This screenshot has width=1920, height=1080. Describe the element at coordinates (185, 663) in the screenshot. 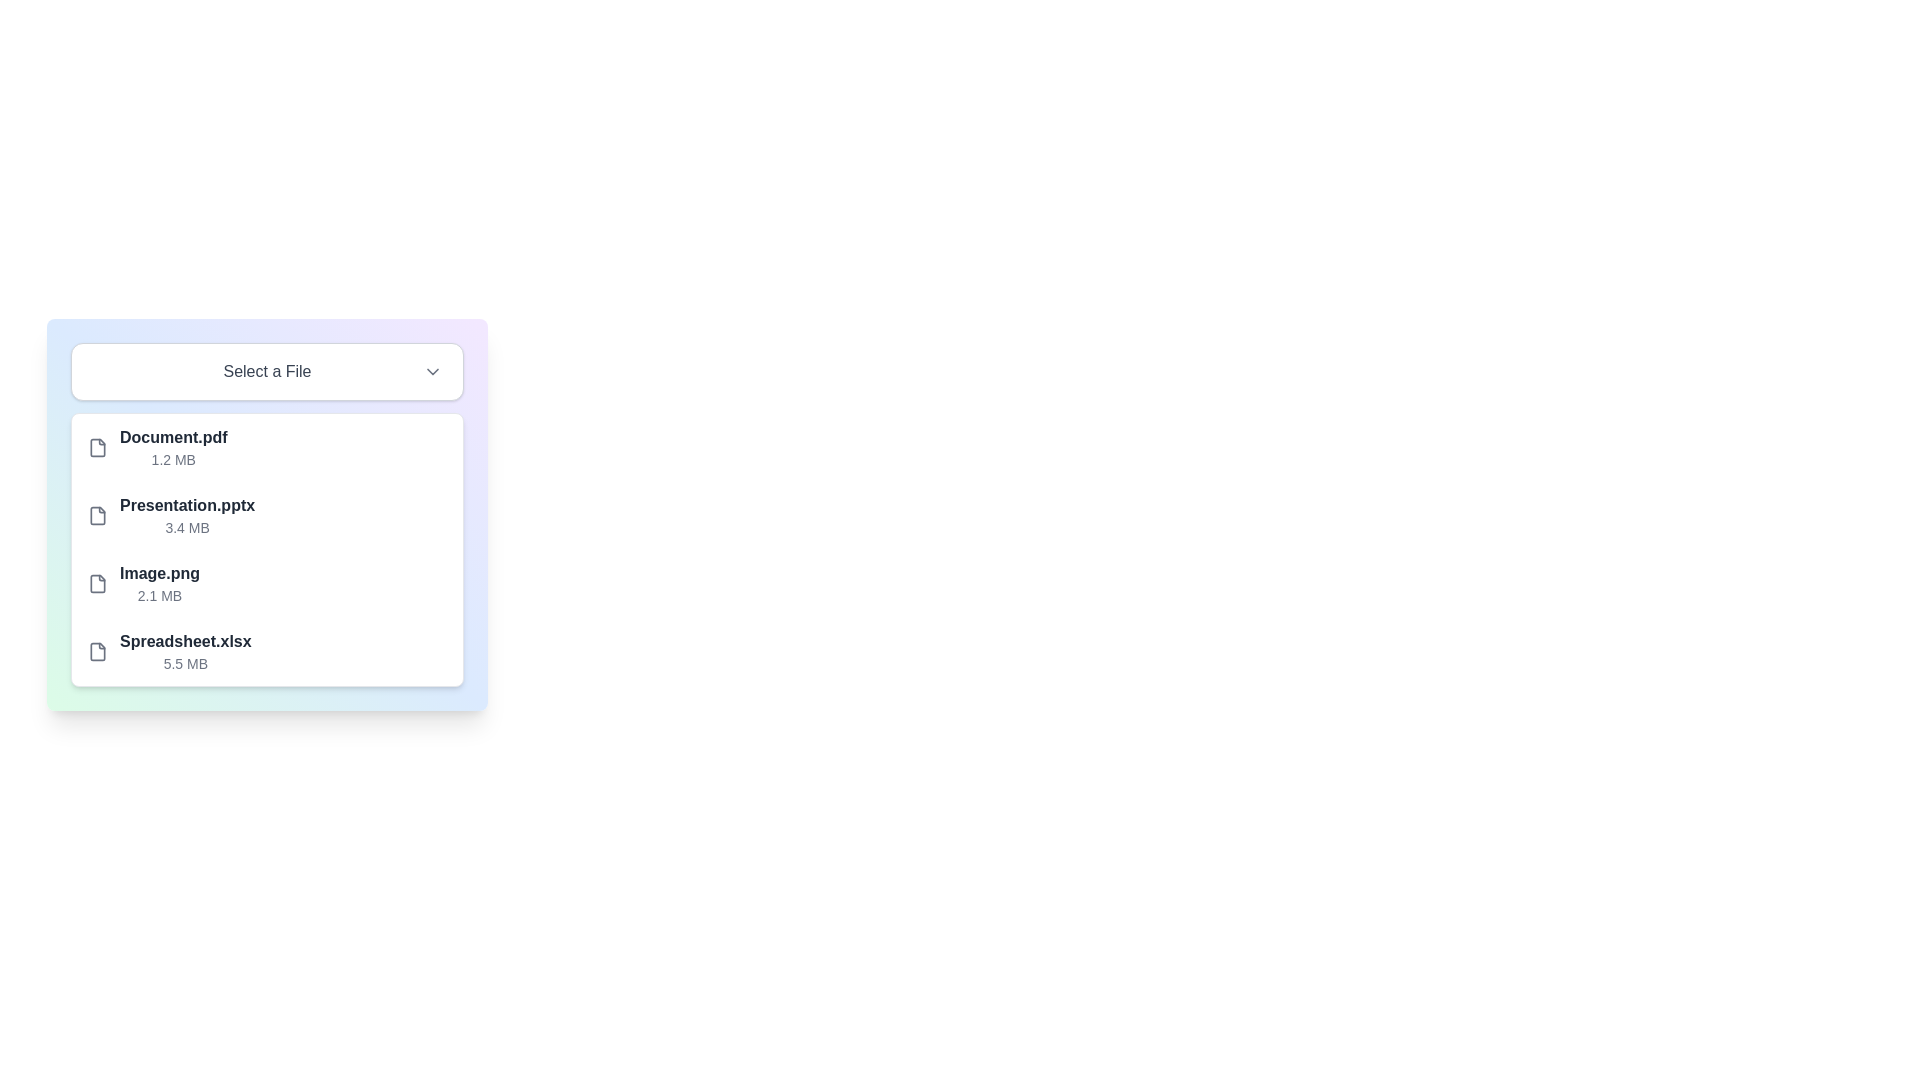

I see `the static text displaying '5.5 MB', which is located below the file name 'Spreadsheet.xlsx' in the file selection interface` at that location.